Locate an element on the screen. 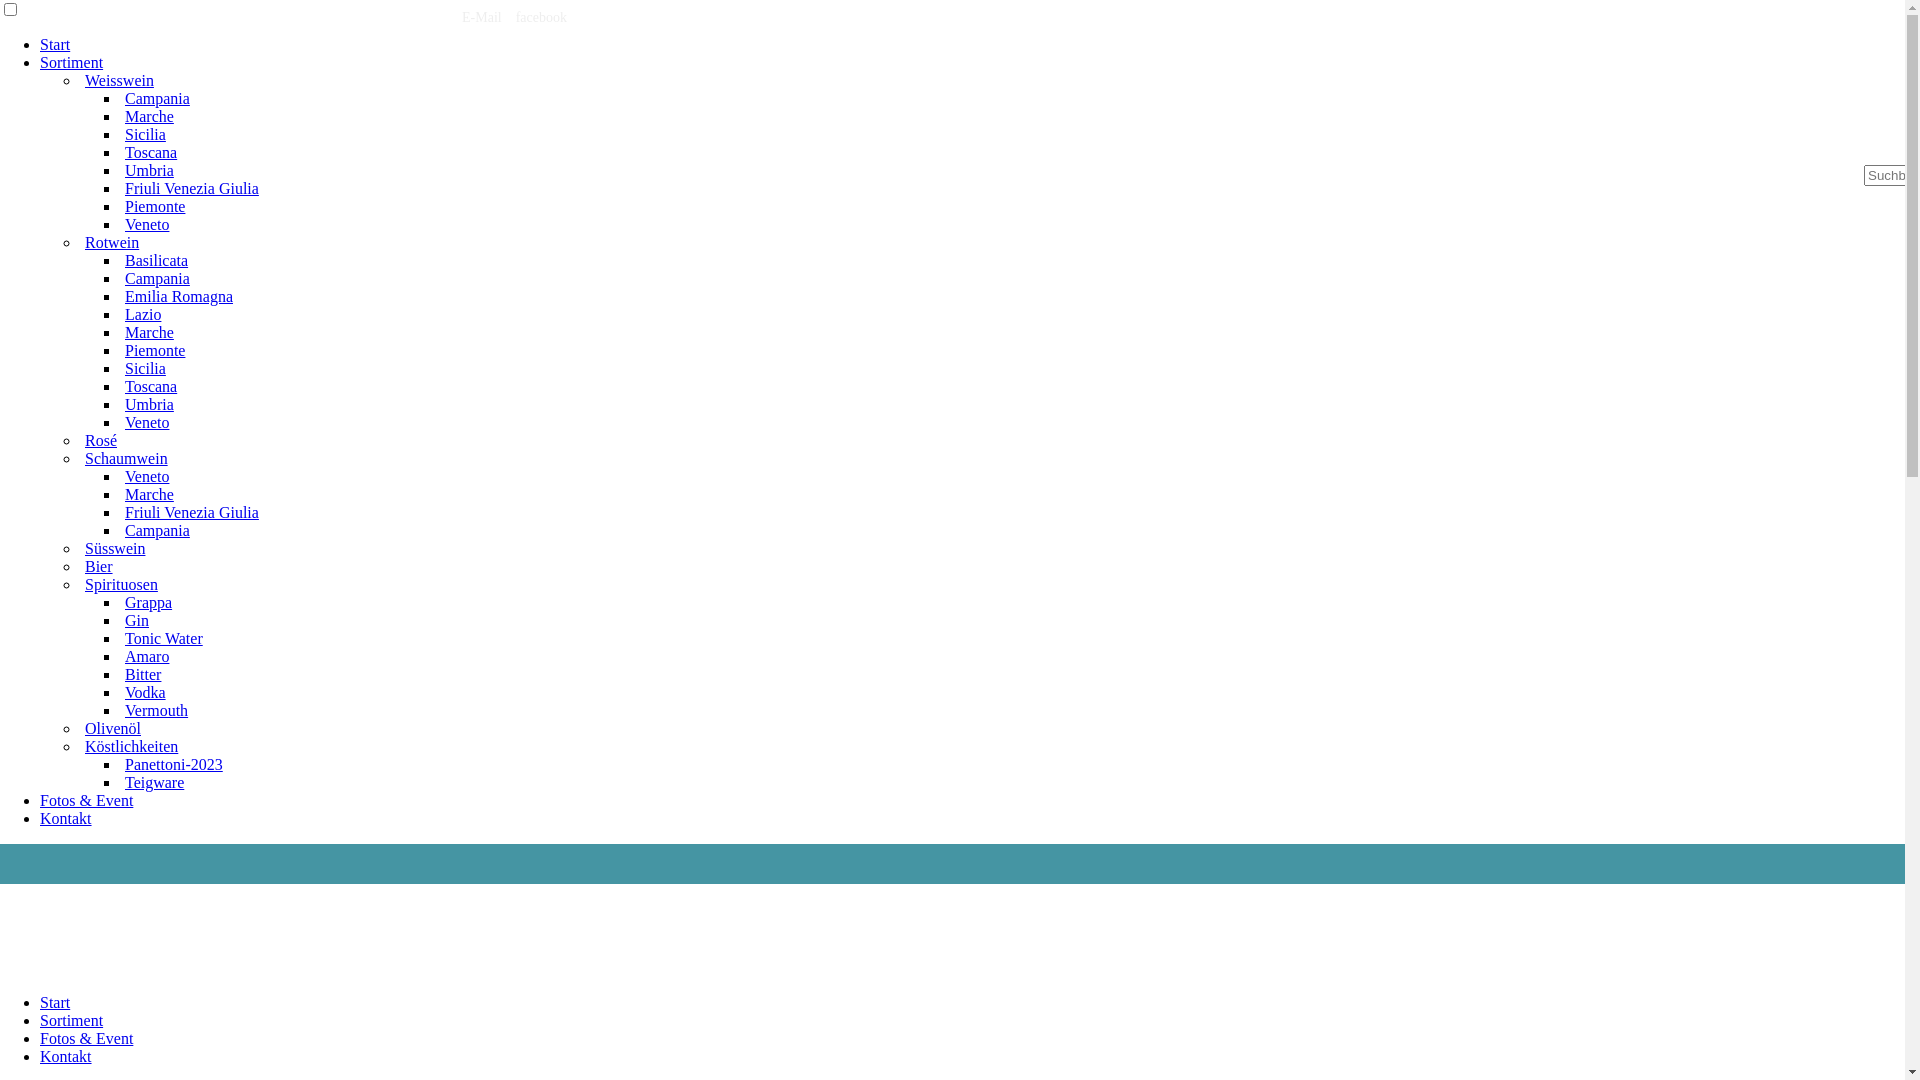 Image resolution: width=1920 pixels, height=1080 pixels. 'Friuli Venezia Giulia' is located at coordinates (192, 188).